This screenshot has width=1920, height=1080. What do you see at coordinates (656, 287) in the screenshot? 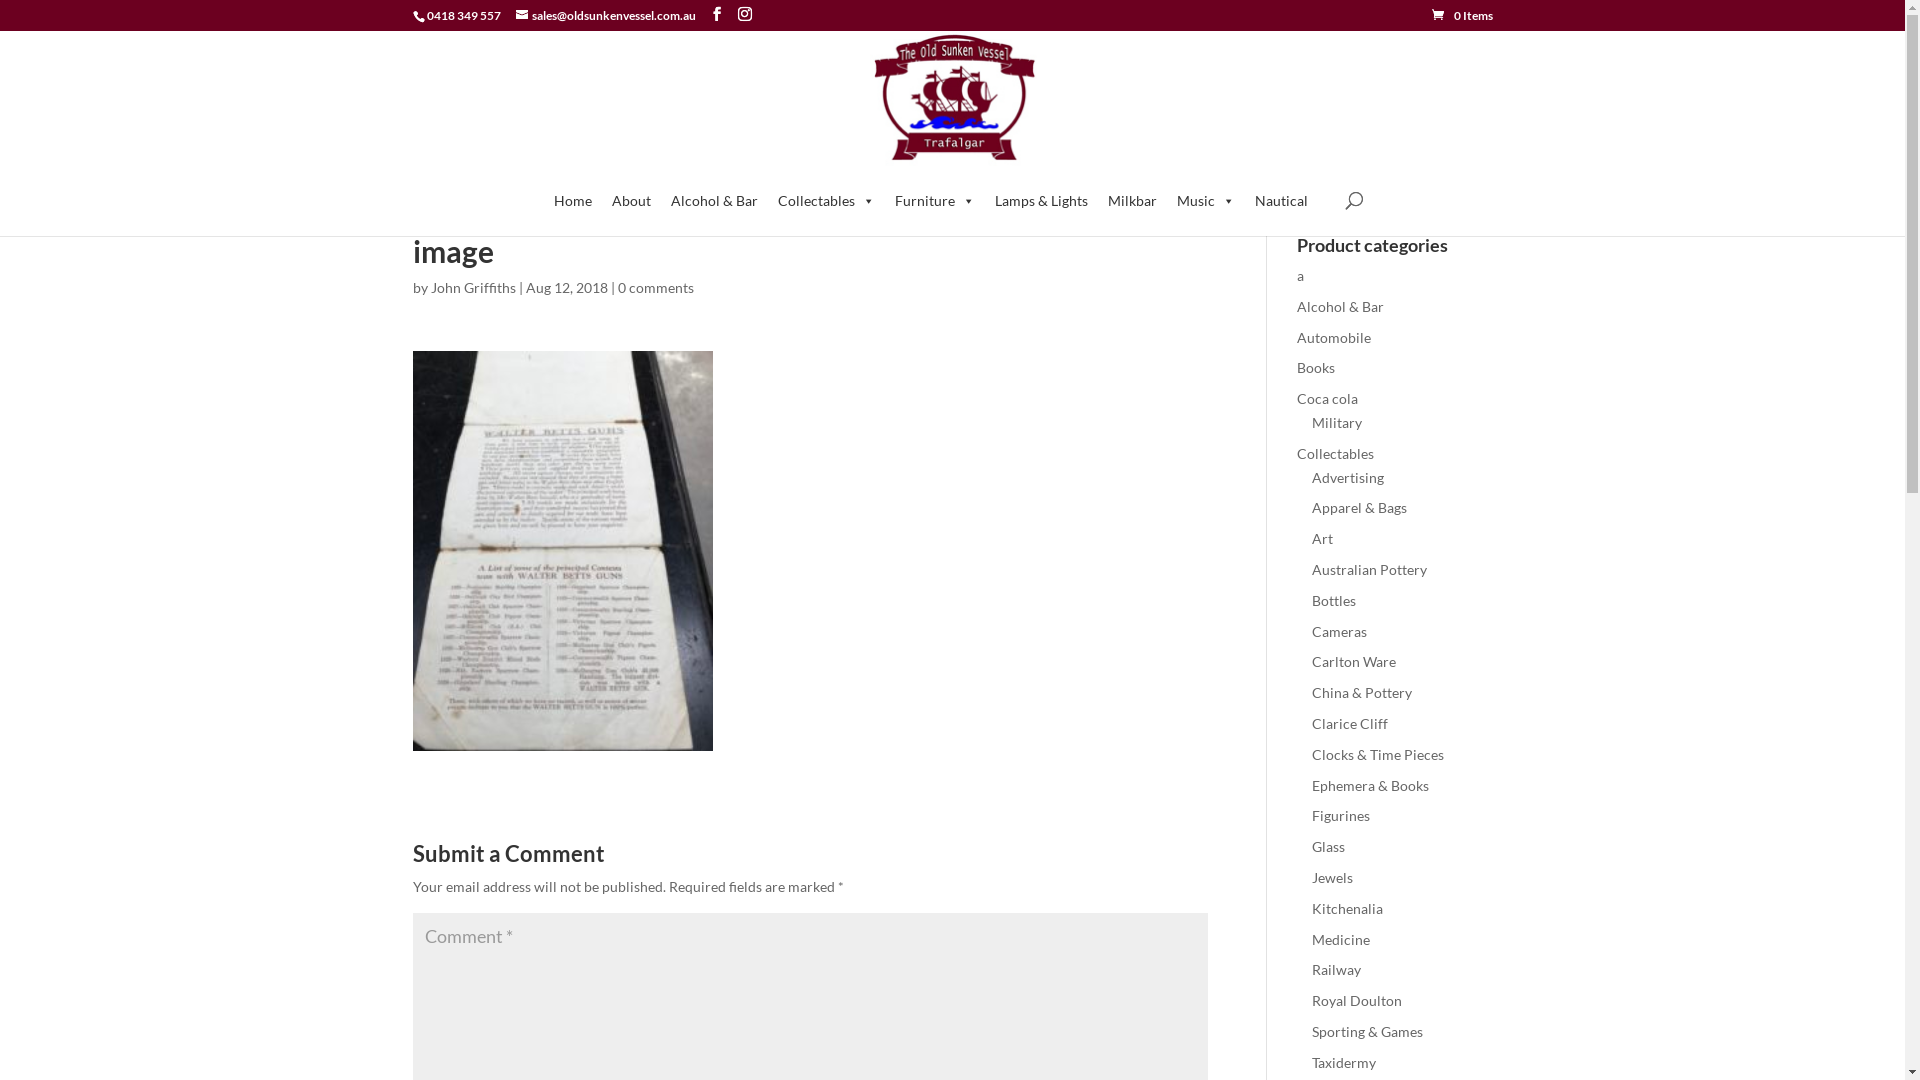
I see `'0 comments'` at bounding box center [656, 287].